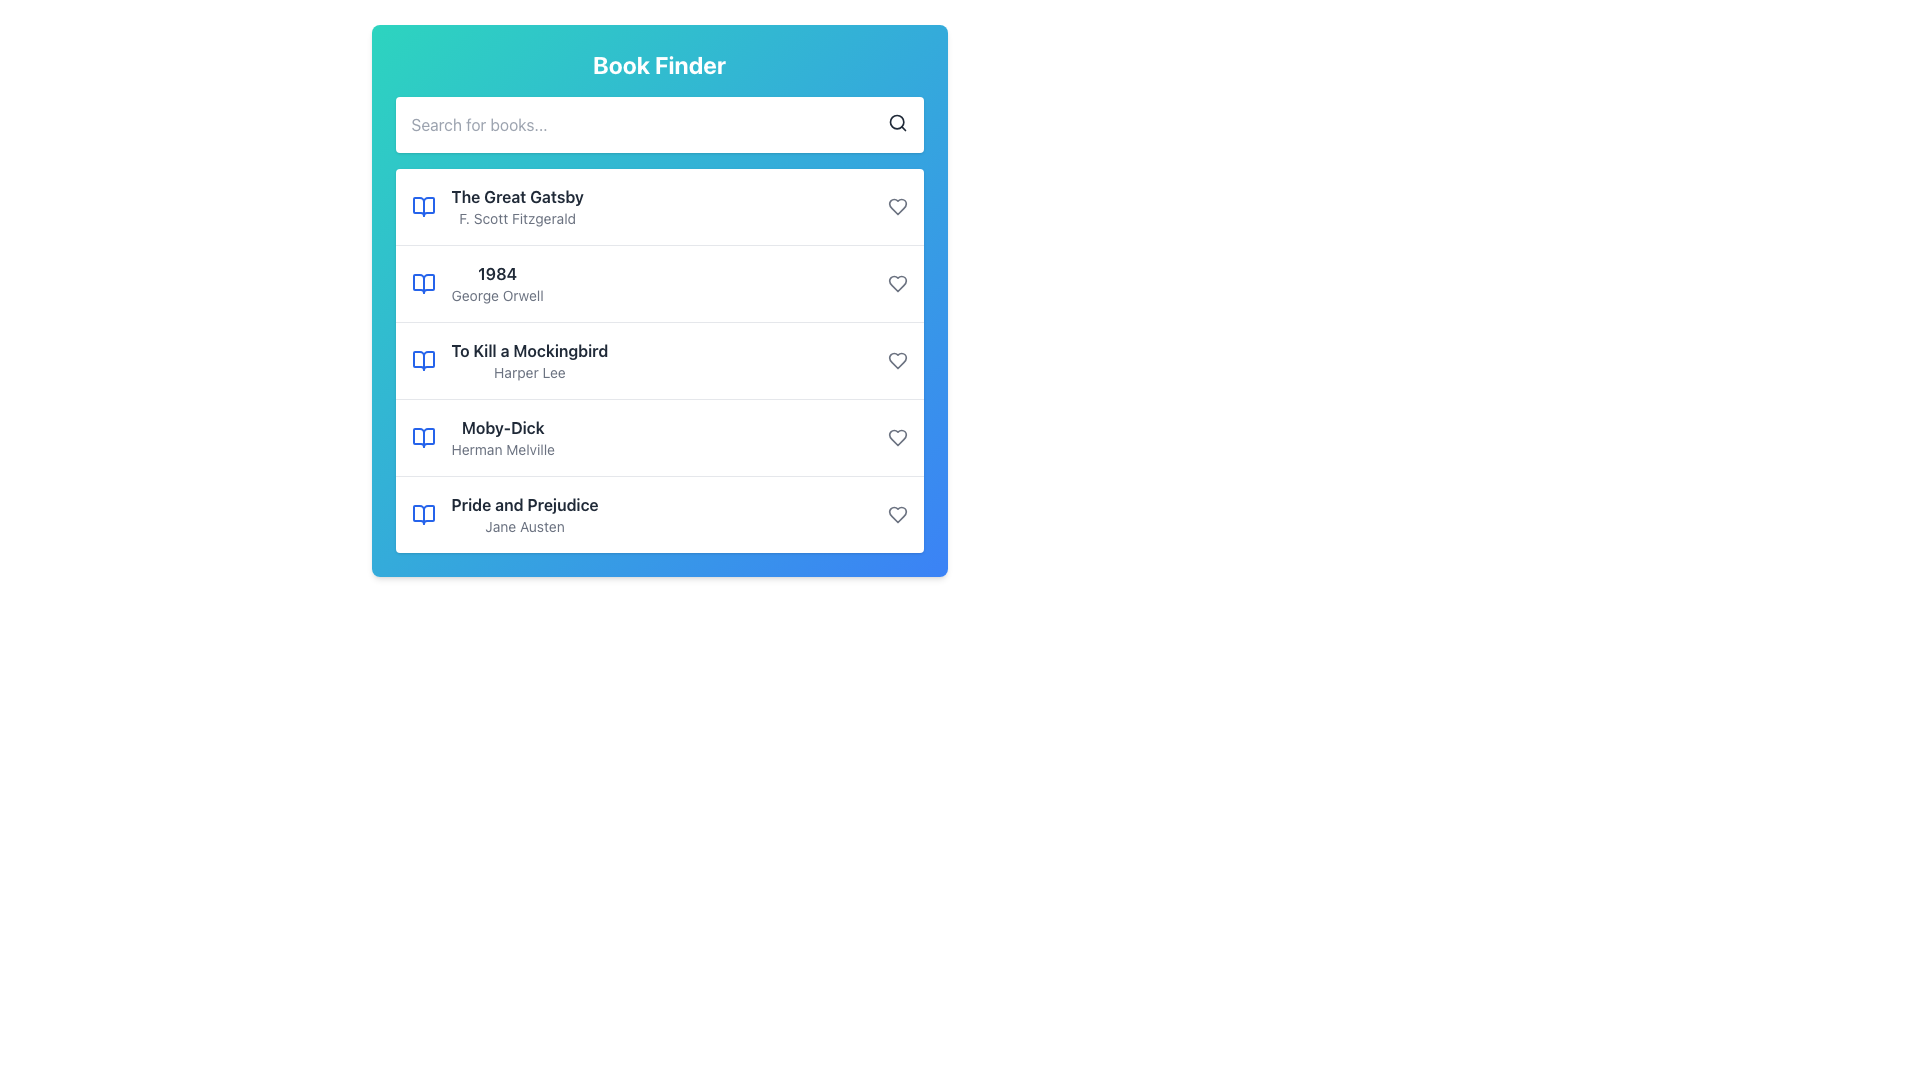 The width and height of the screenshot is (1920, 1080). What do you see at coordinates (517, 196) in the screenshot?
I see `the text label displaying the title 'The Great Gatsby', which is the first entry in a list of book titles, positioned near the top and to the right of a small blue book icon` at bounding box center [517, 196].